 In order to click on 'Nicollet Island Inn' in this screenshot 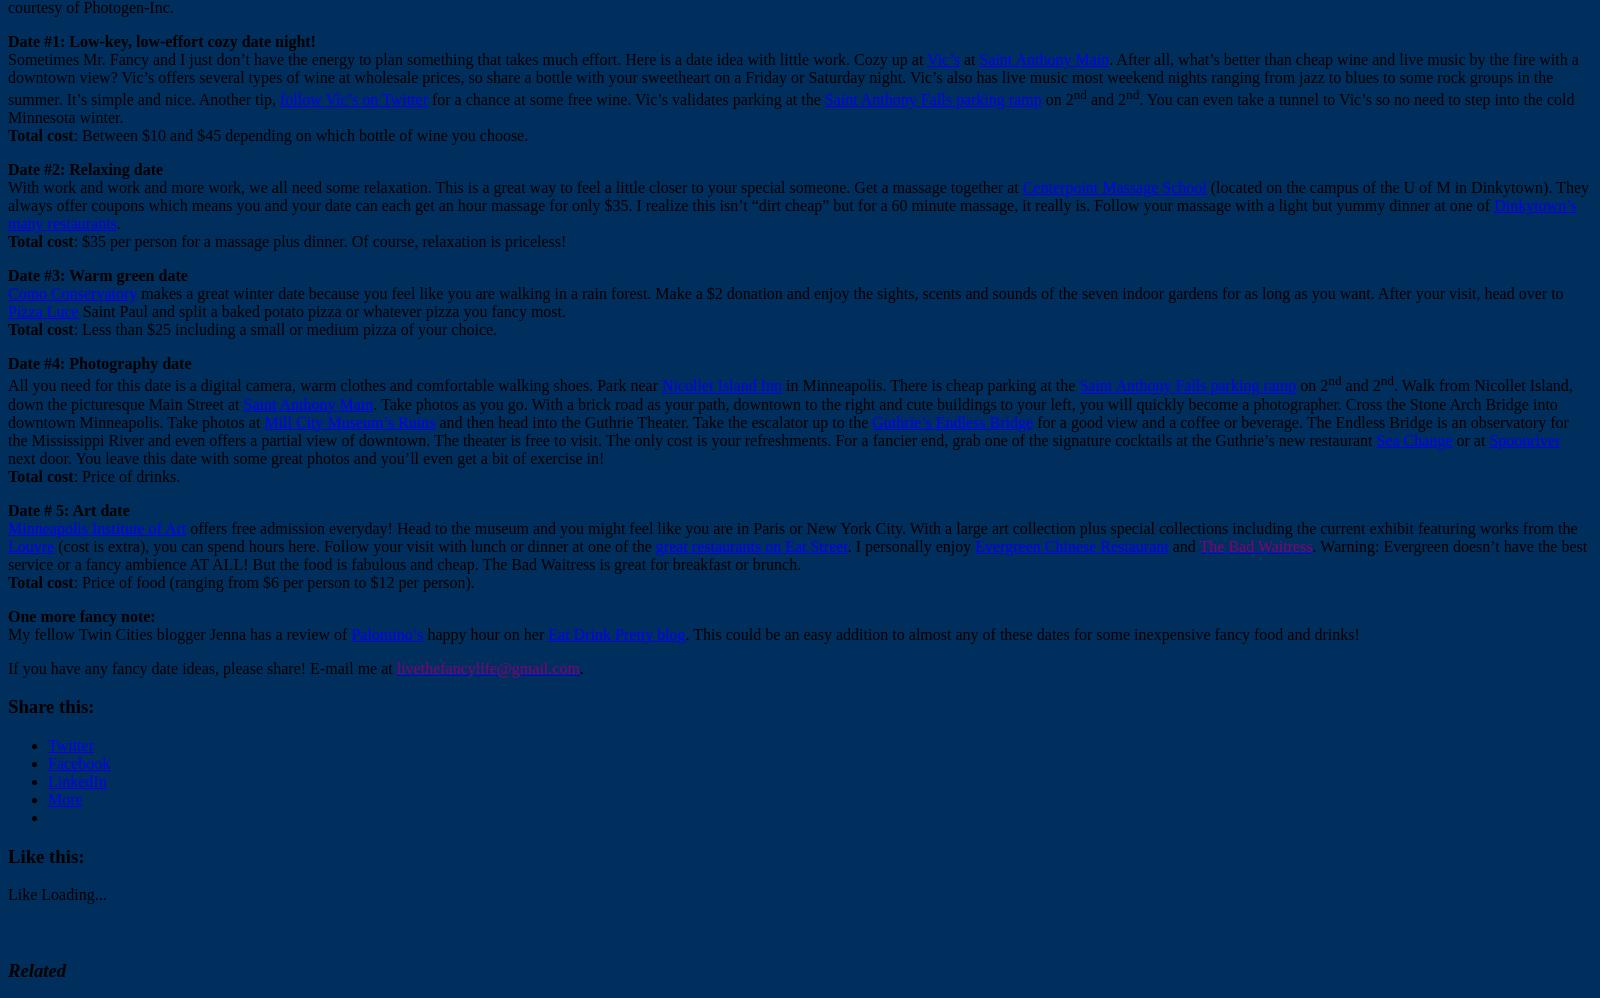, I will do `click(721, 384)`.